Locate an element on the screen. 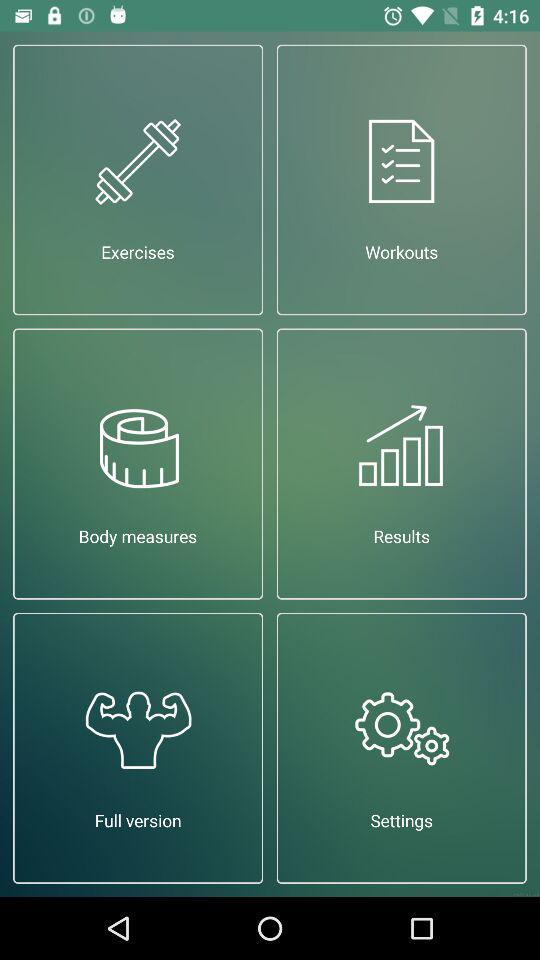 The image size is (540, 960). item above the settings icon is located at coordinates (401, 464).